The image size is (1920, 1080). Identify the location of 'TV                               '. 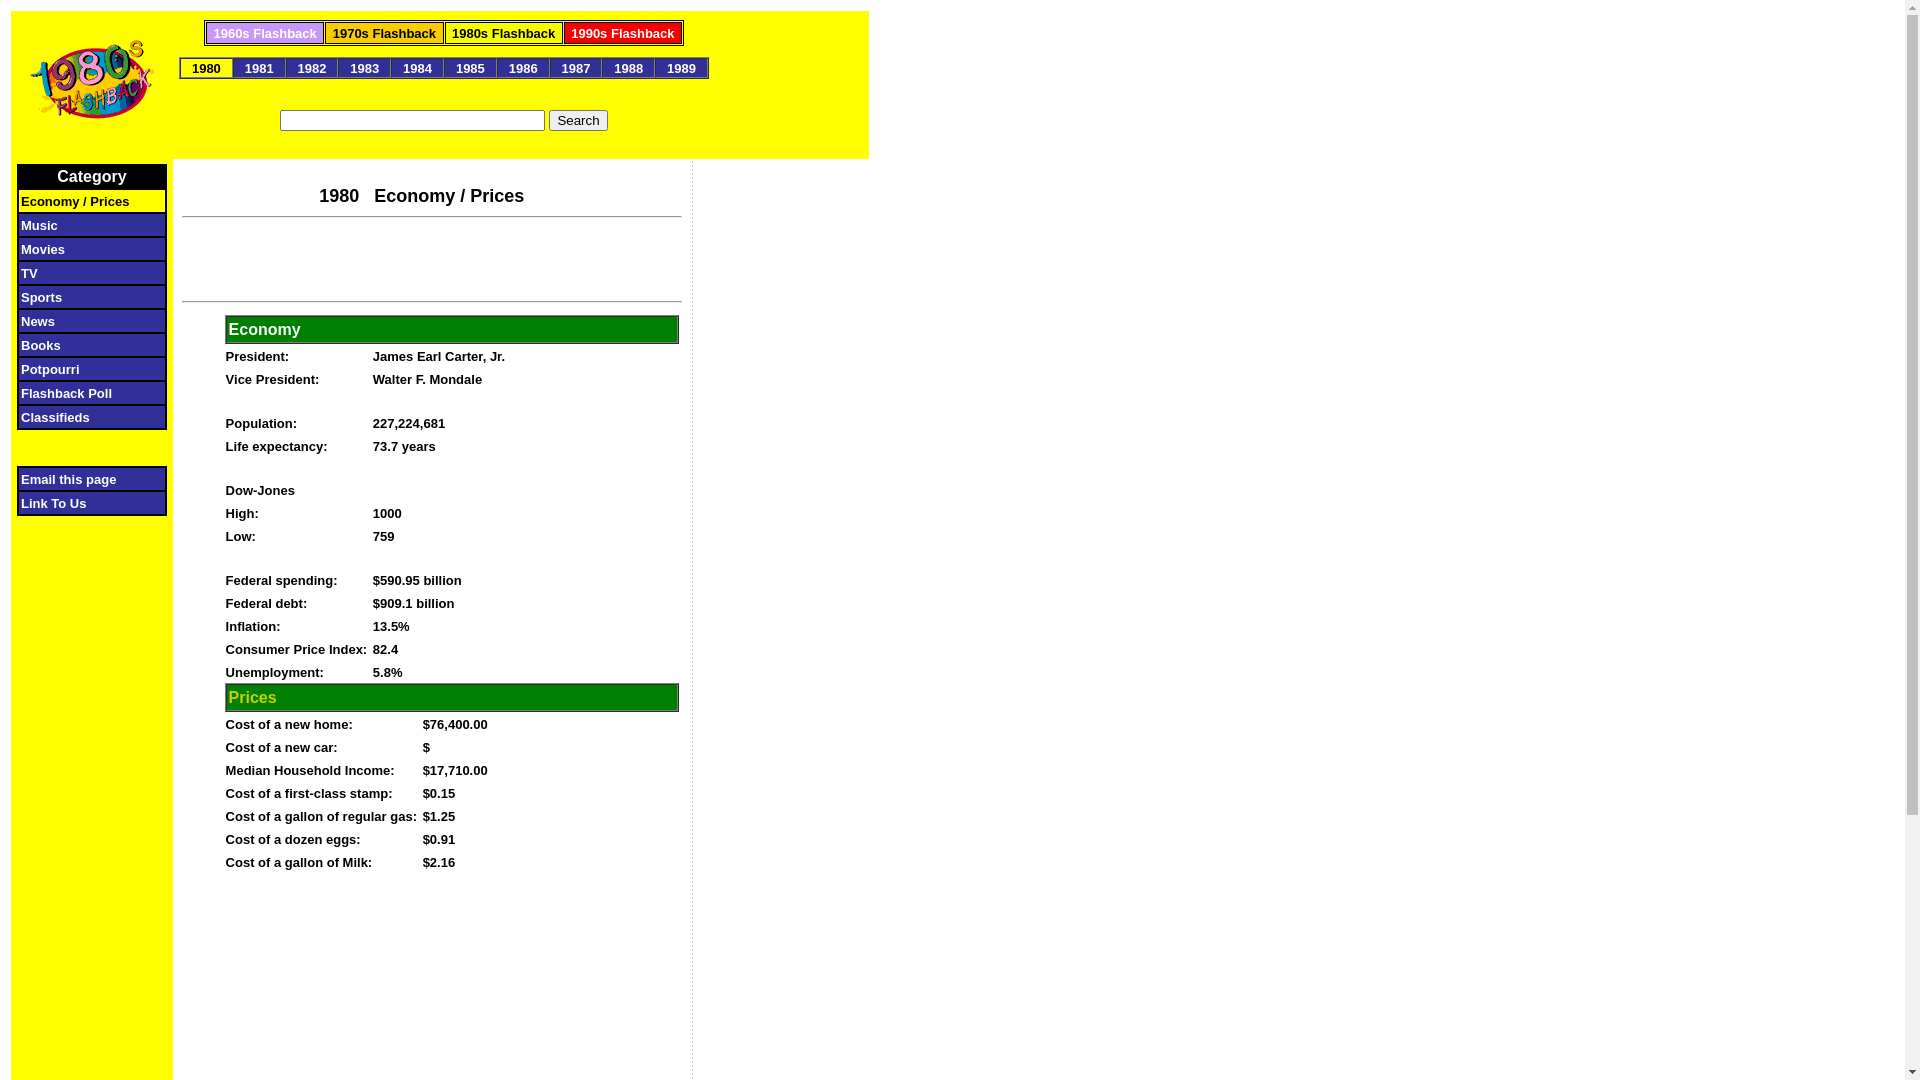
(84, 272).